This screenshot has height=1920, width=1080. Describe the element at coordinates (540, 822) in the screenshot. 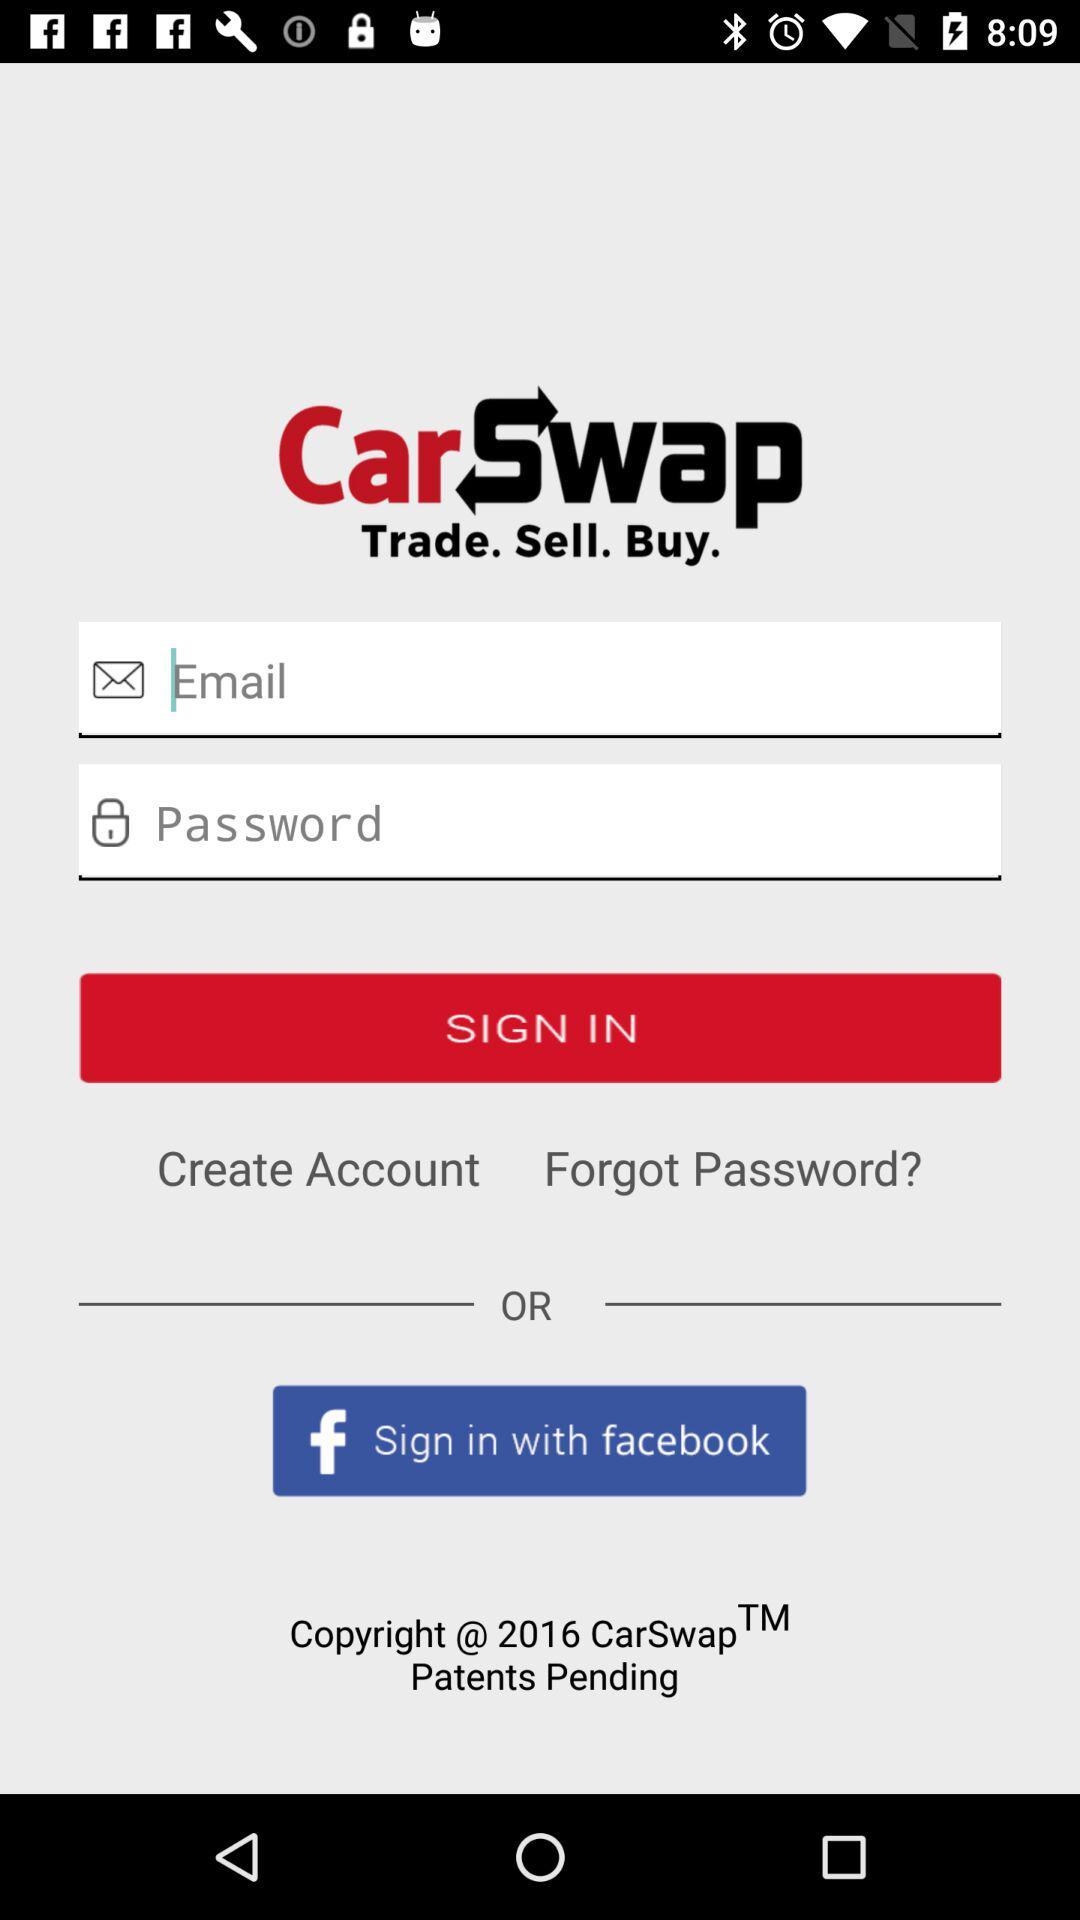

I see `type in password` at that location.